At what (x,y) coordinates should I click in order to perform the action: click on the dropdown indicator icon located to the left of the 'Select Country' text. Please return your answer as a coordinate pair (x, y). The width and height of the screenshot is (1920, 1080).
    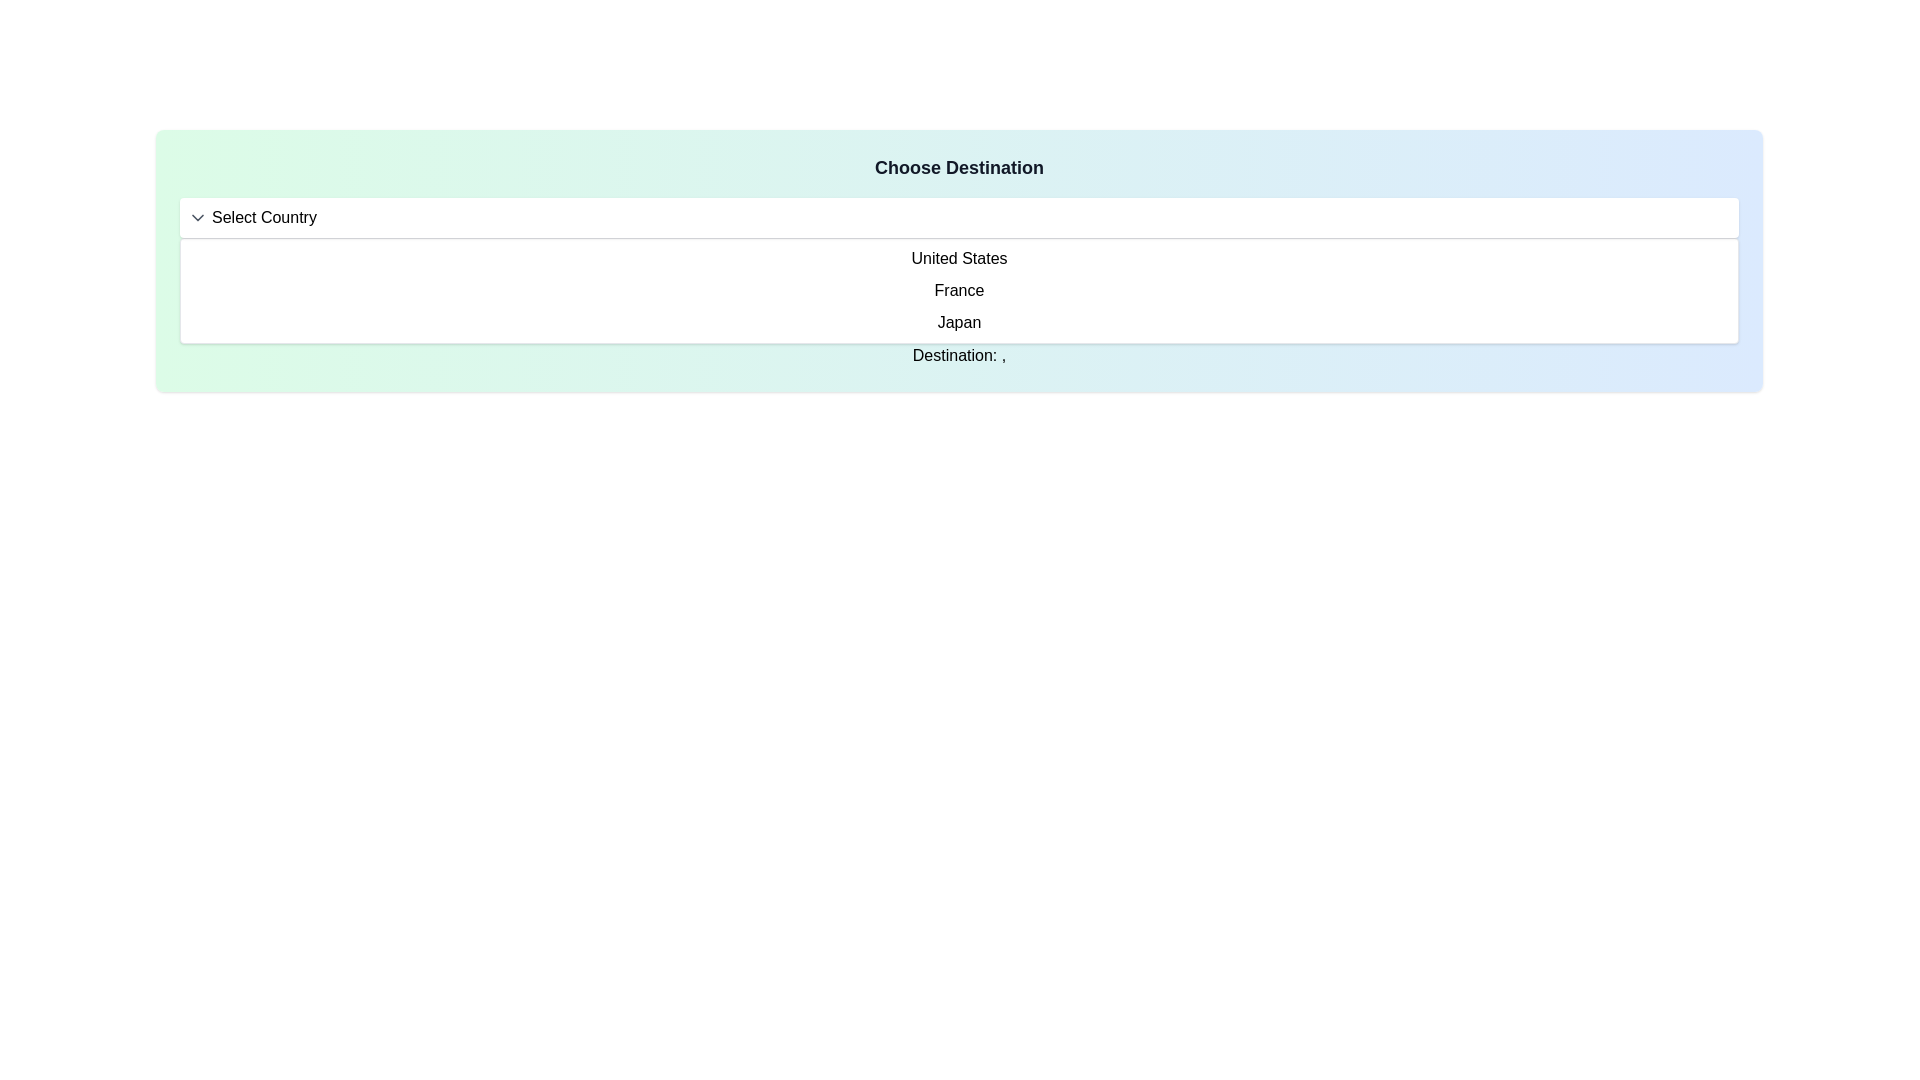
    Looking at the image, I should click on (197, 218).